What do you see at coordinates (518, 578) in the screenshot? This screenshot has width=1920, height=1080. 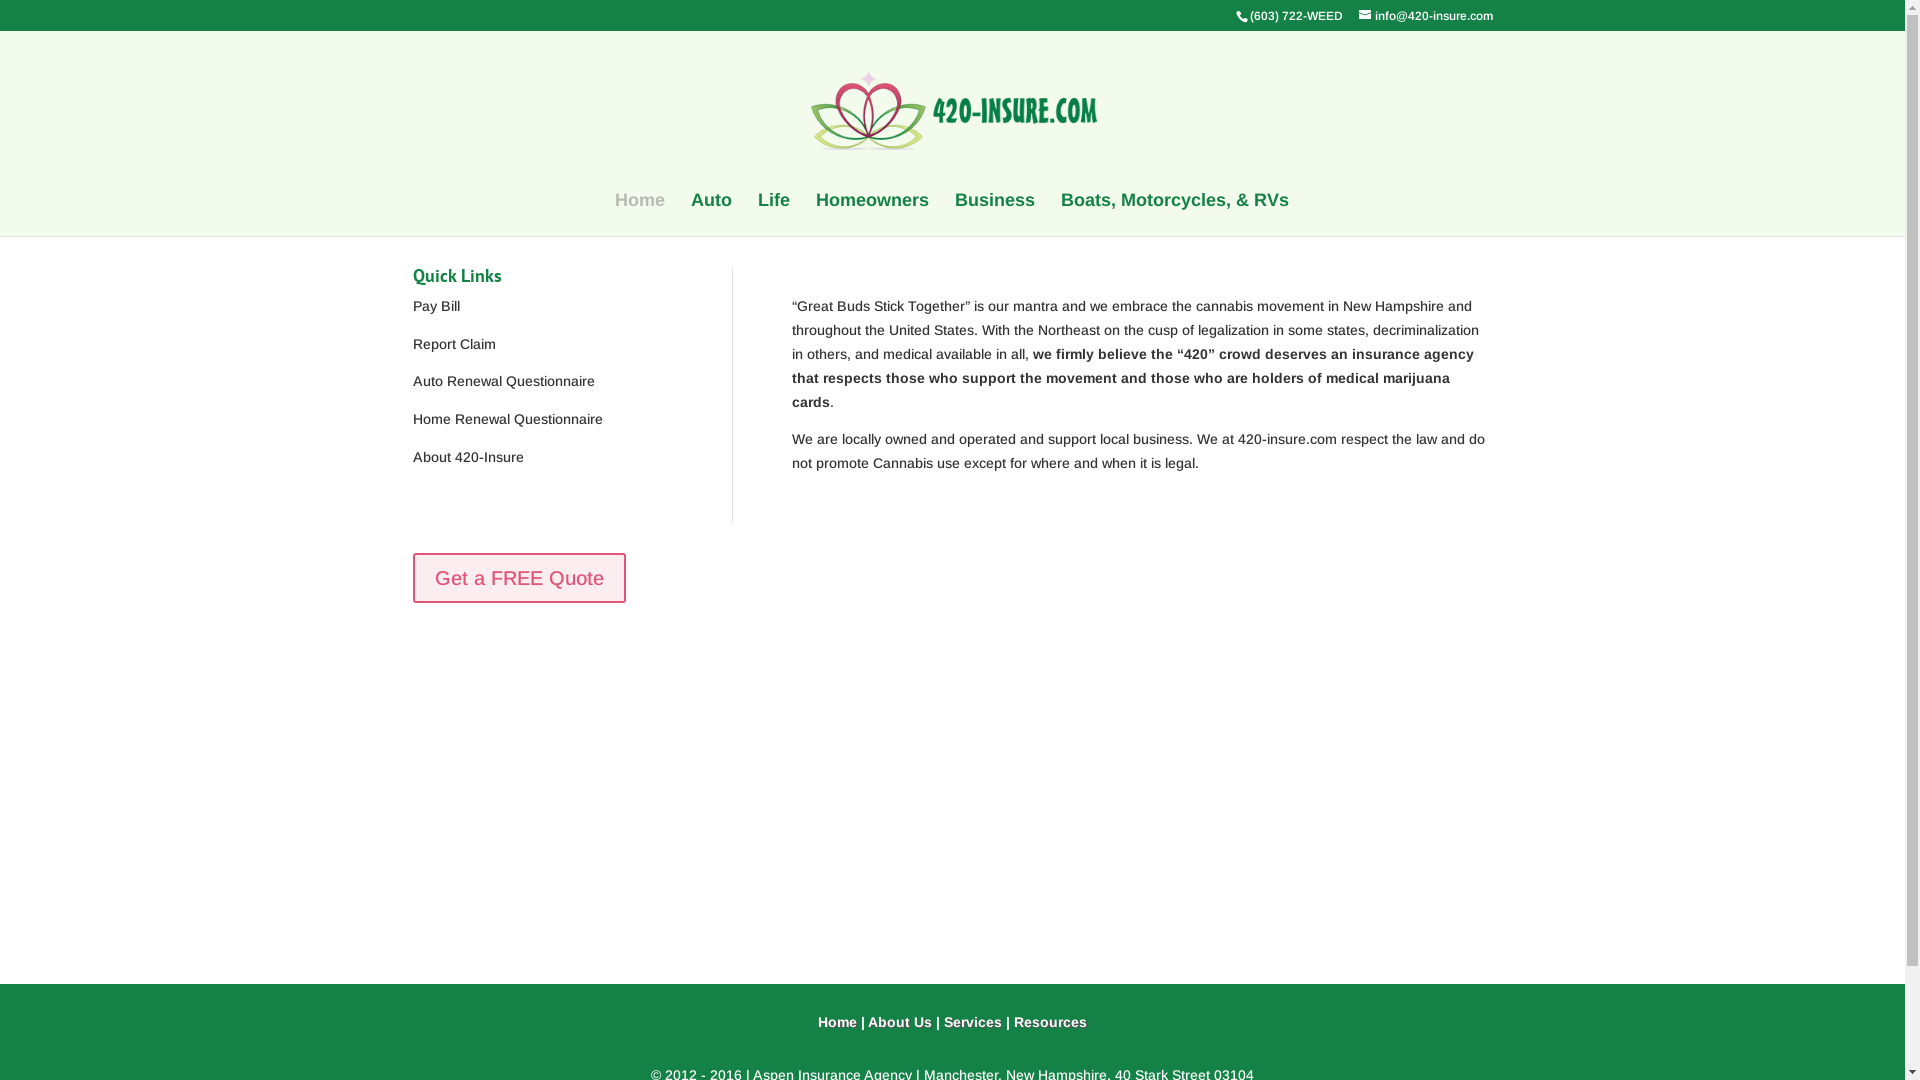 I see `'Get a FREE Quote'` at bounding box center [518, 578].